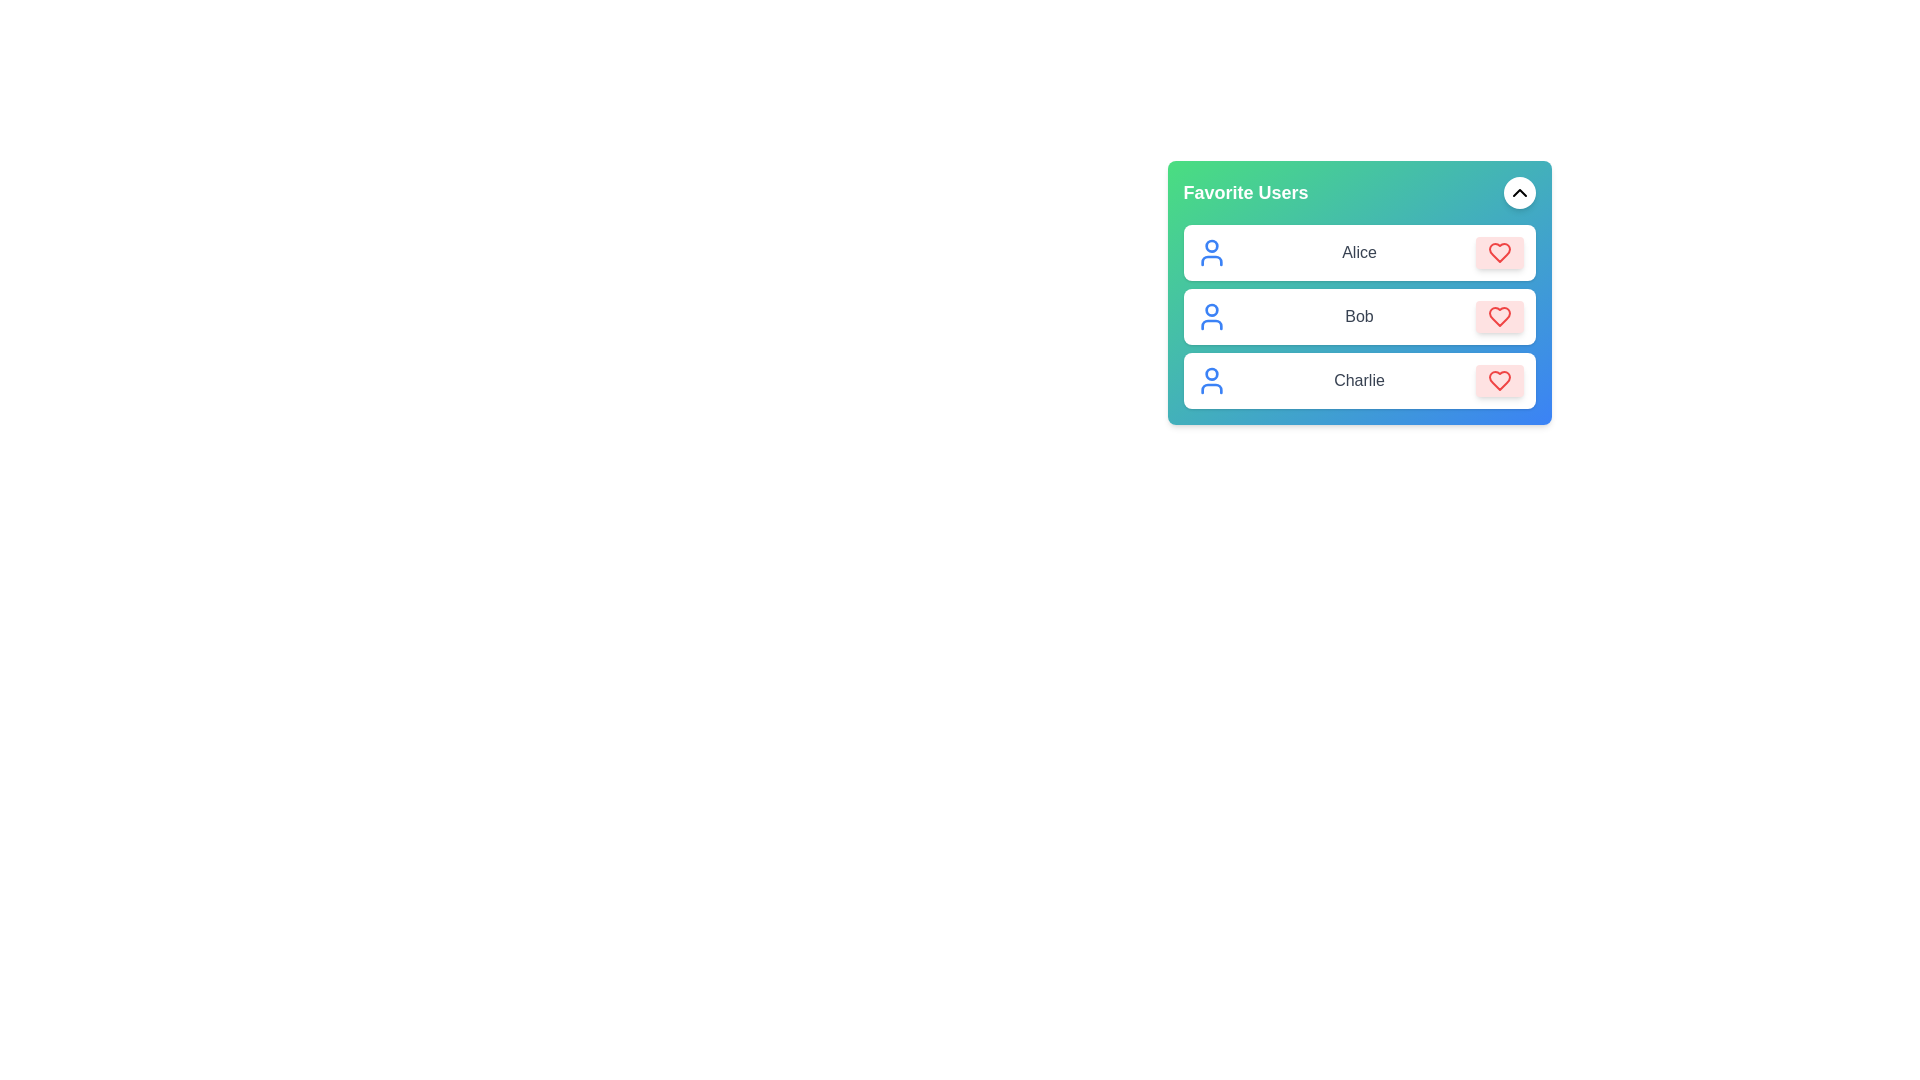  What do you see at coordinates (1499, 381) in the screenshot?
I see `the heart button next to the user Charlie` at bounding box center [1499, 381].